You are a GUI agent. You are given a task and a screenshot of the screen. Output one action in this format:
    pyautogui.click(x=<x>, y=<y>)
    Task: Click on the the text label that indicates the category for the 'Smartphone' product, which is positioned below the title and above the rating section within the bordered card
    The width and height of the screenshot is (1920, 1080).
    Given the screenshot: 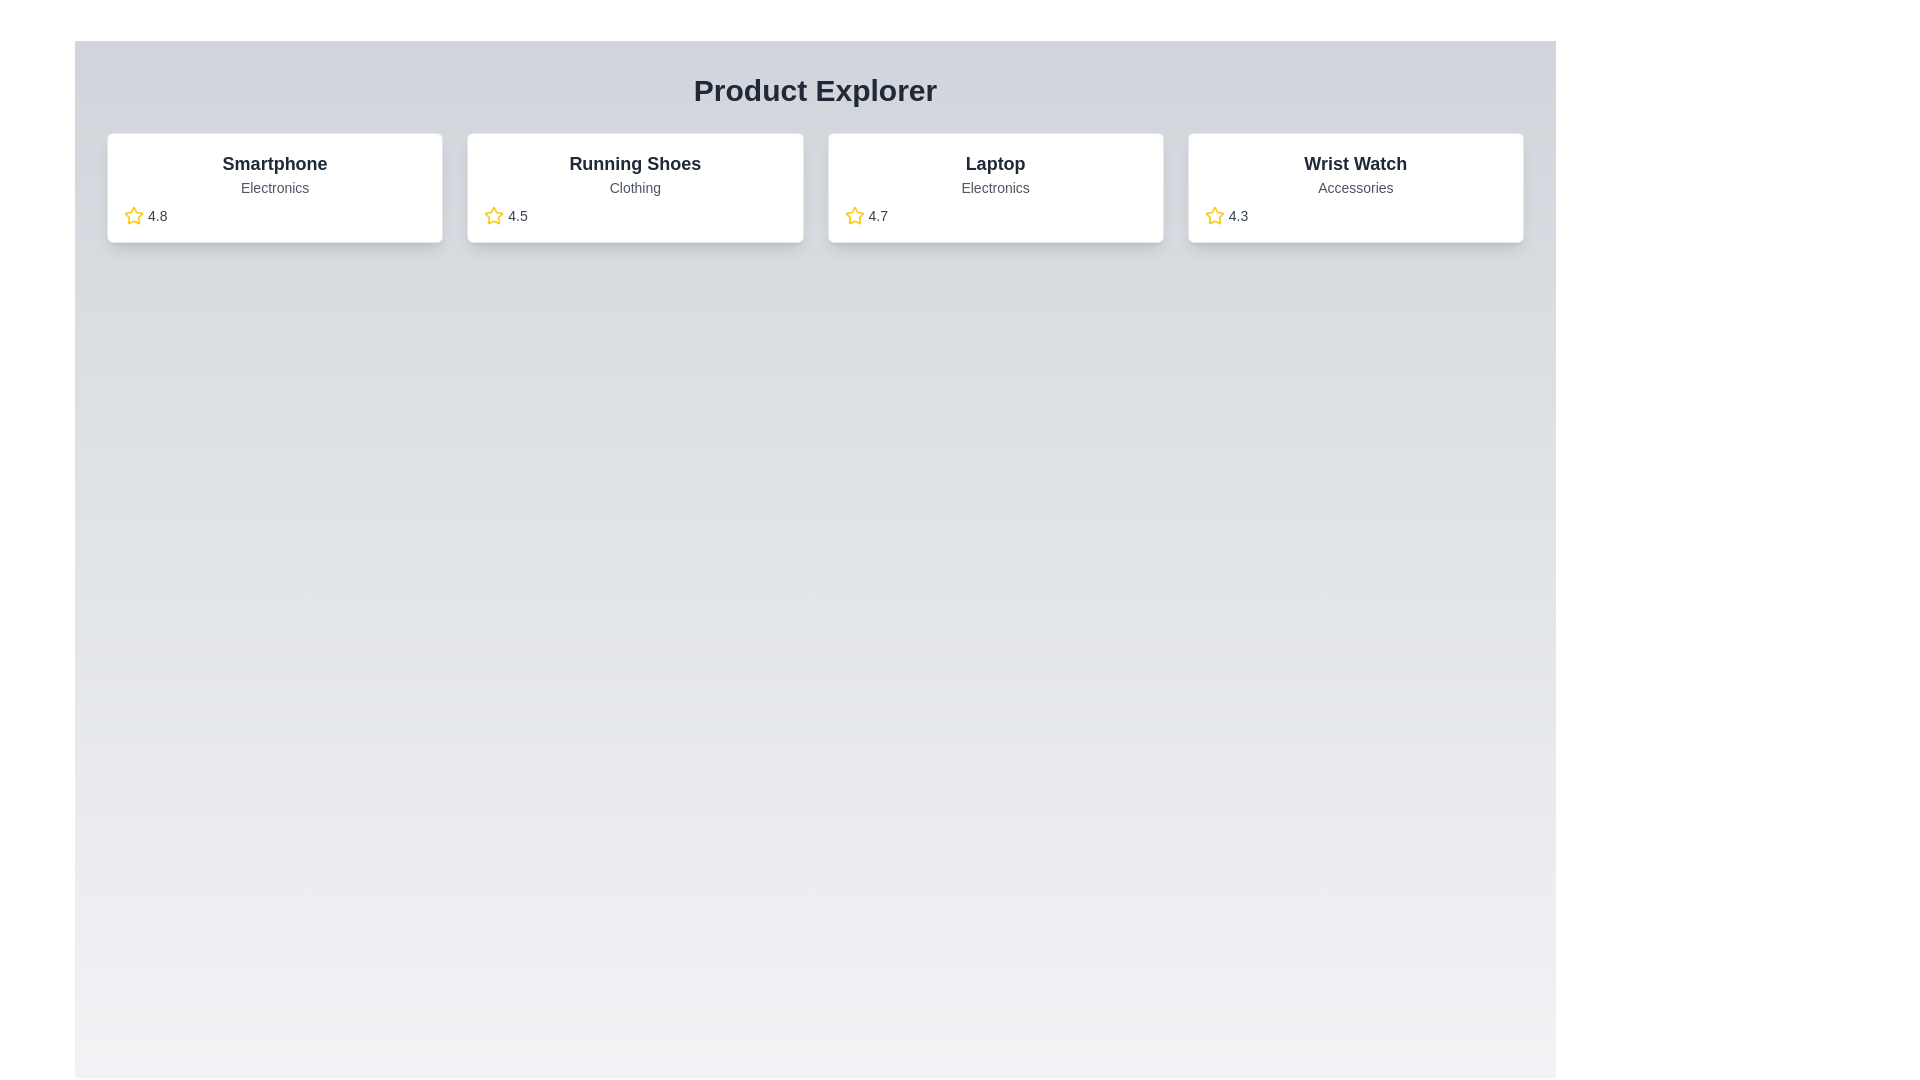 What is the action you would take?
    pyautogui.click(x=274, y=188)
    